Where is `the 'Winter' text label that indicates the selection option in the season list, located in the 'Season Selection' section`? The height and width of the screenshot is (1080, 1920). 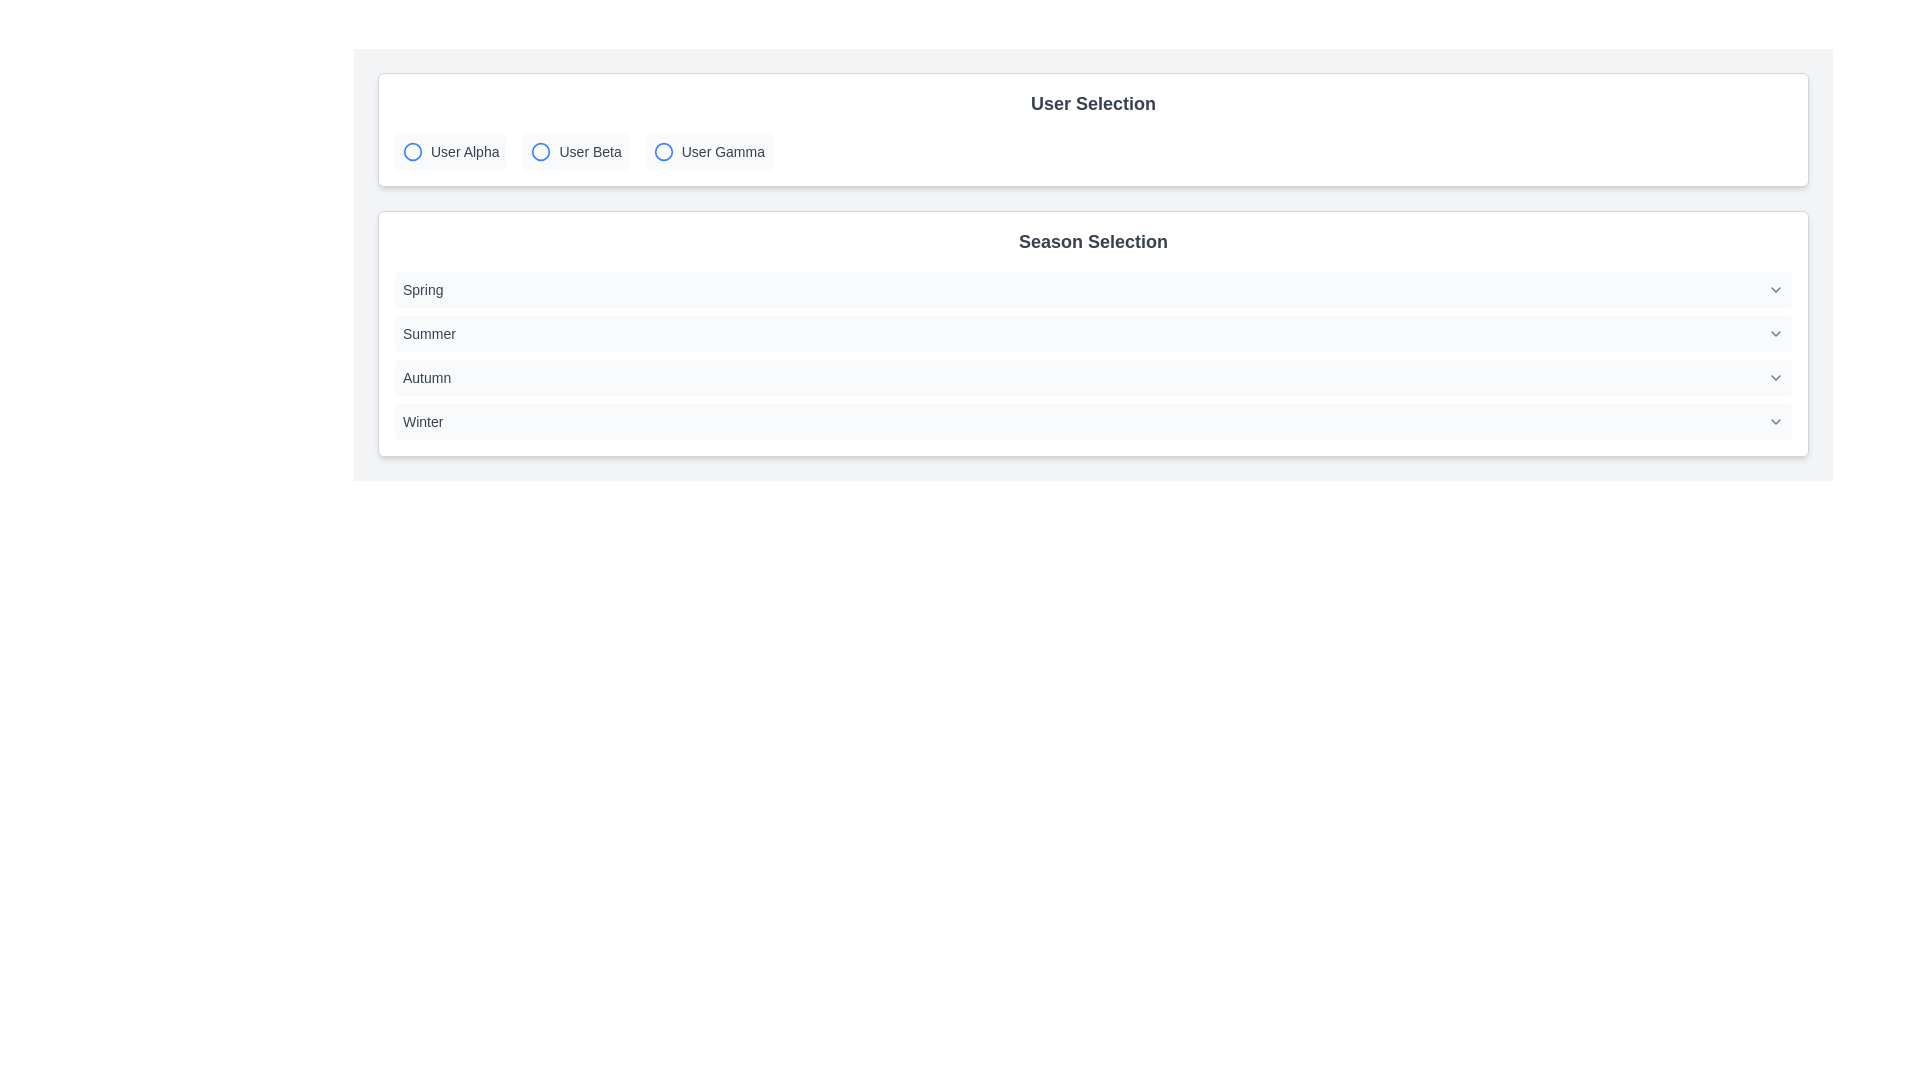
the 'Winter' text label that indicates the selection option in the season list, located in the 'Season Selection' section is located at coordinates (422, 420).